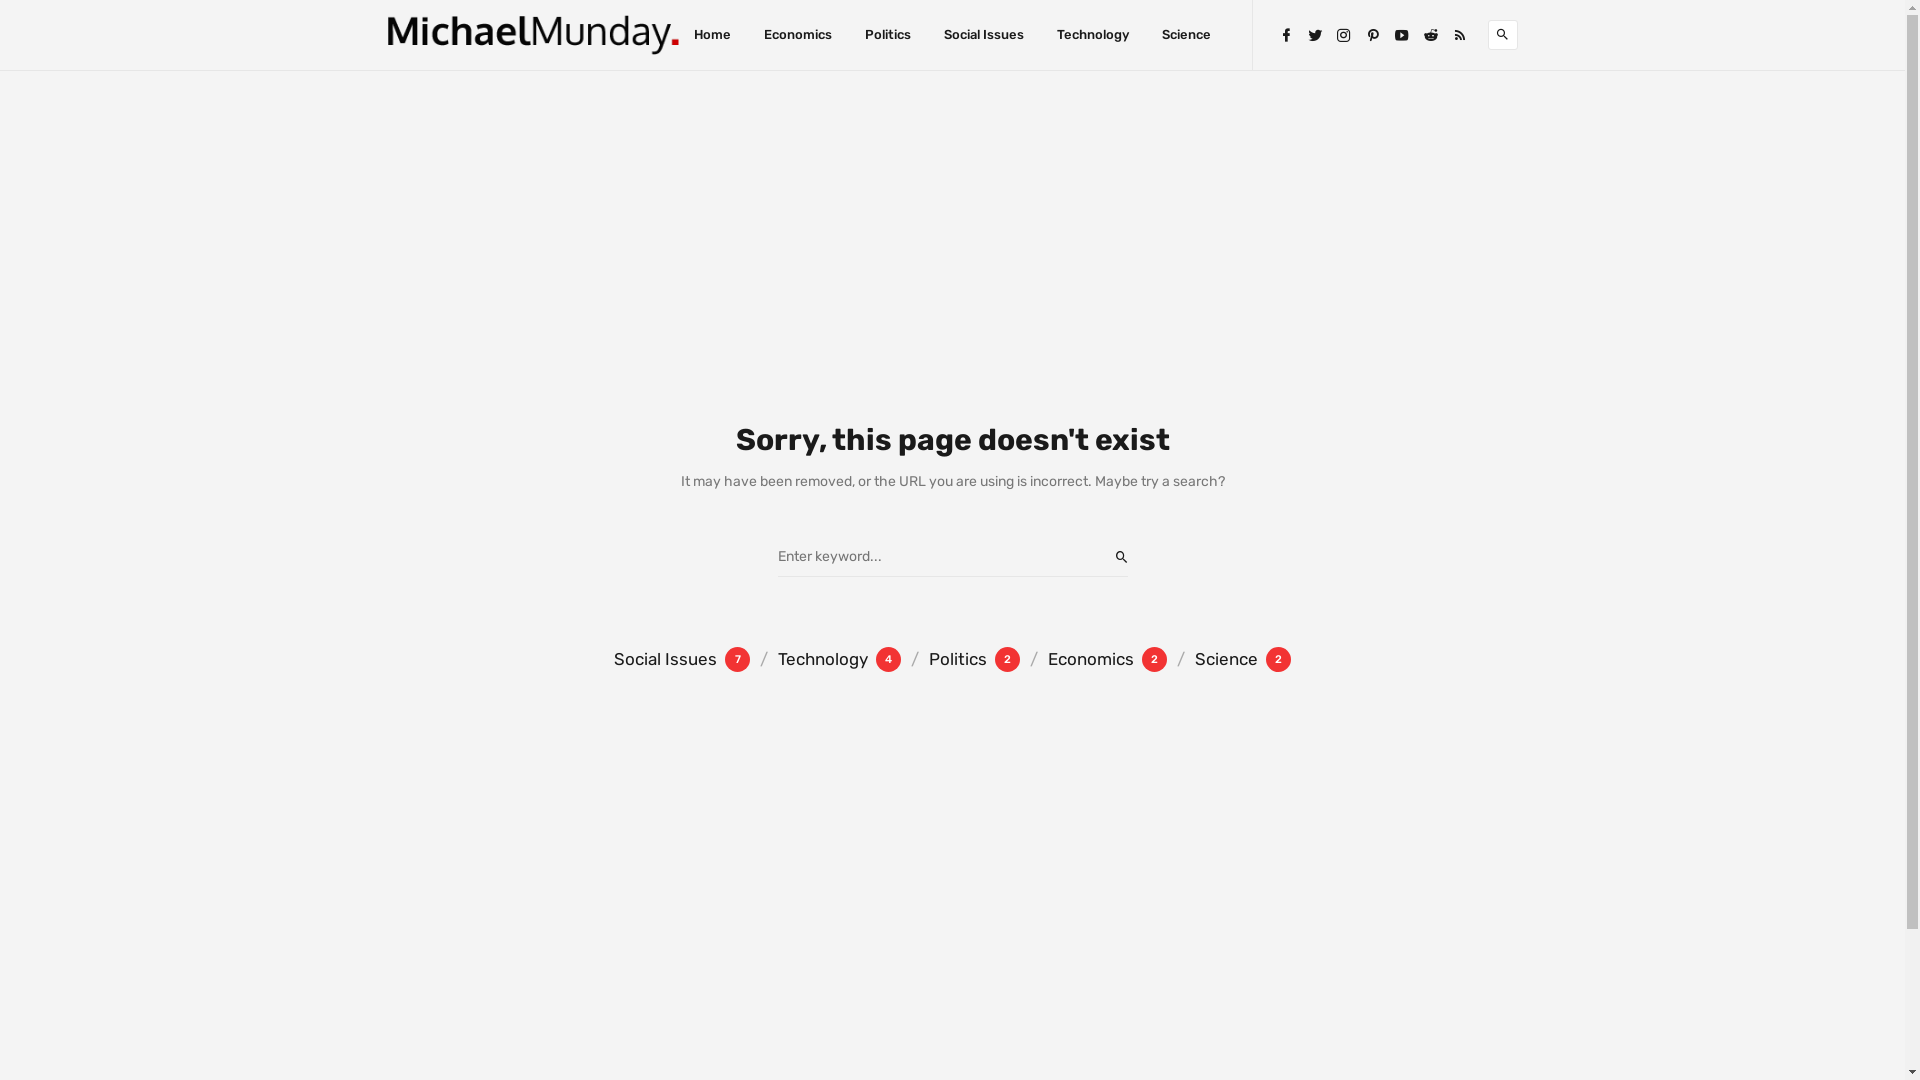 This screenshot has height=1080, width=1920. I want to click on 'Social Issues', so click(983, 34).